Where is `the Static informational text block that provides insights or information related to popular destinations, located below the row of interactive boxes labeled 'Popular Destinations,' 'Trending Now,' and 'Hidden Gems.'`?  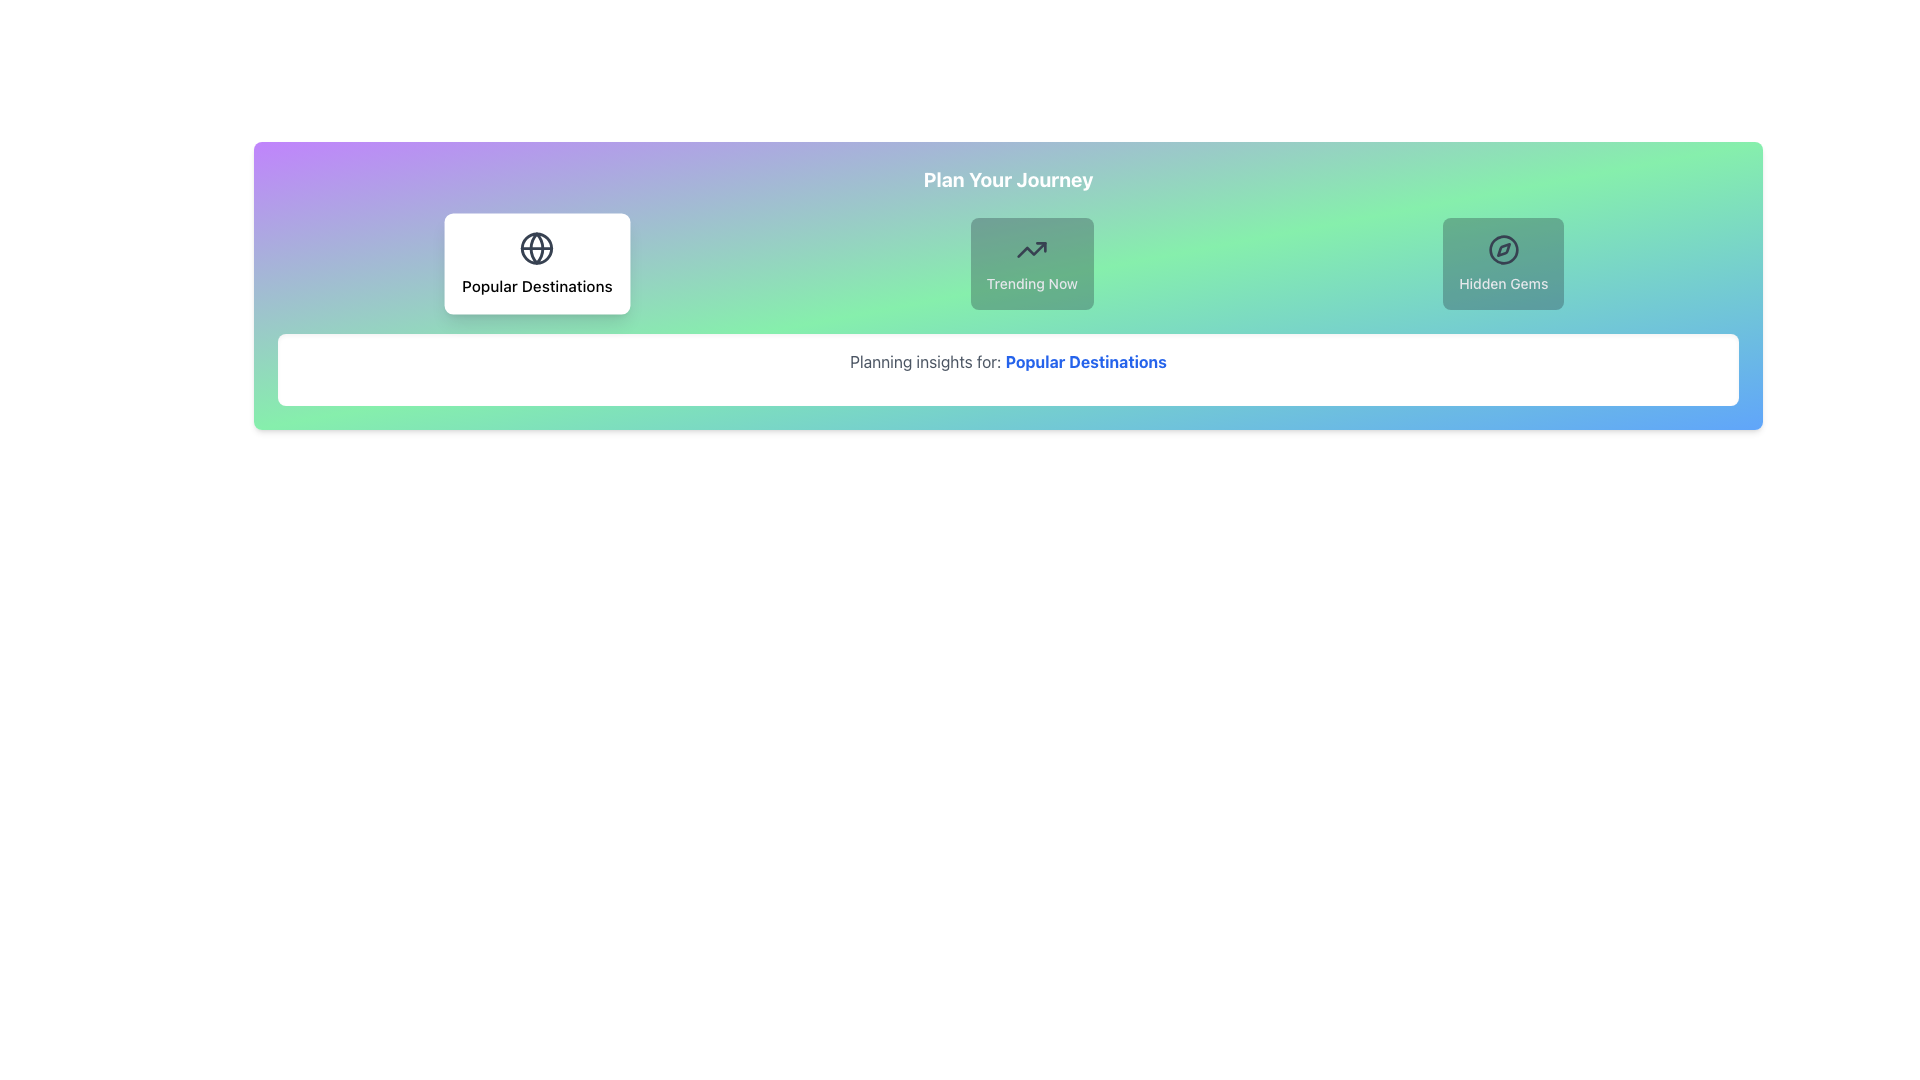
the Static informational text block that provides insights or information related to popular destinations, located below the row of interactive boxes labeled 'Popular Destinations,' 'Trending Now,' and 'Hidden Gems.' is located at coordinates (1008, 370).